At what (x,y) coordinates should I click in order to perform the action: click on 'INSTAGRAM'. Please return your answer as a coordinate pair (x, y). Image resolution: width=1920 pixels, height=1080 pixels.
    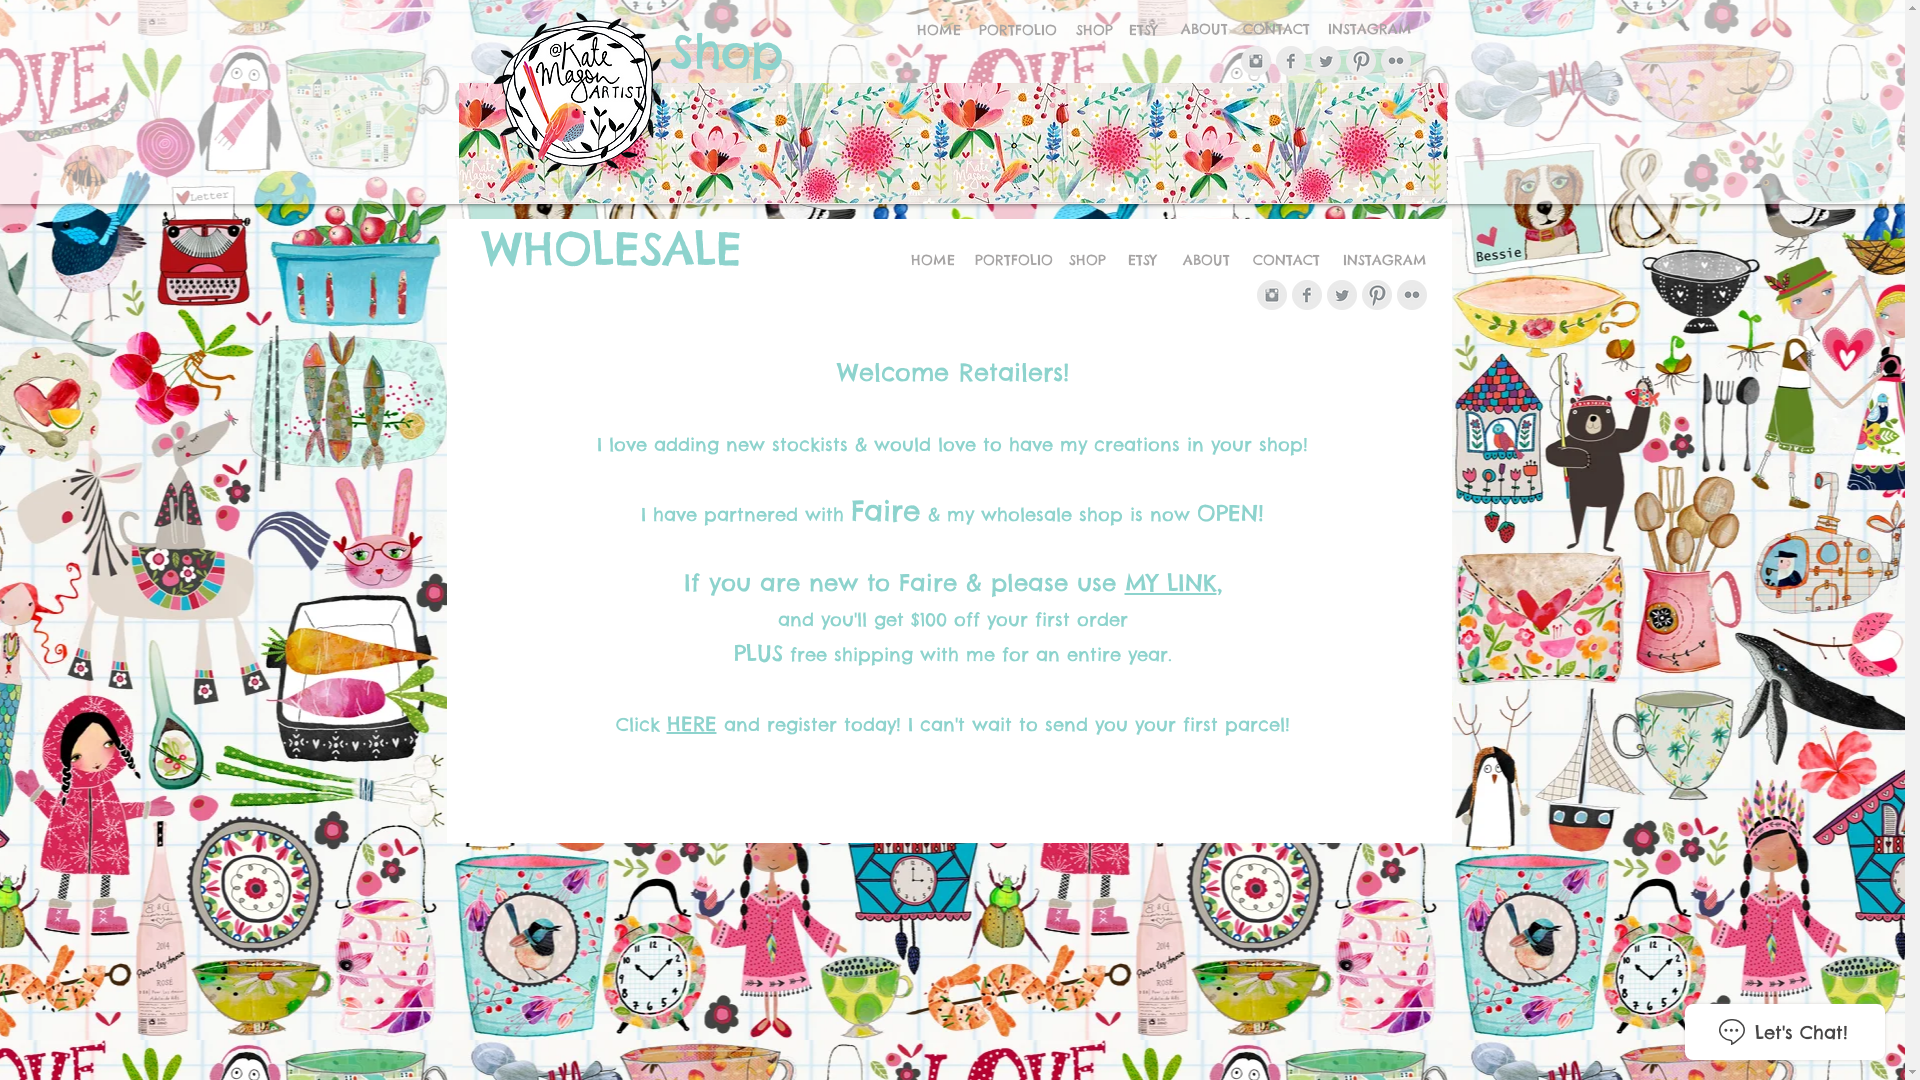
    Looking at the image, I should click on (1315, 30).